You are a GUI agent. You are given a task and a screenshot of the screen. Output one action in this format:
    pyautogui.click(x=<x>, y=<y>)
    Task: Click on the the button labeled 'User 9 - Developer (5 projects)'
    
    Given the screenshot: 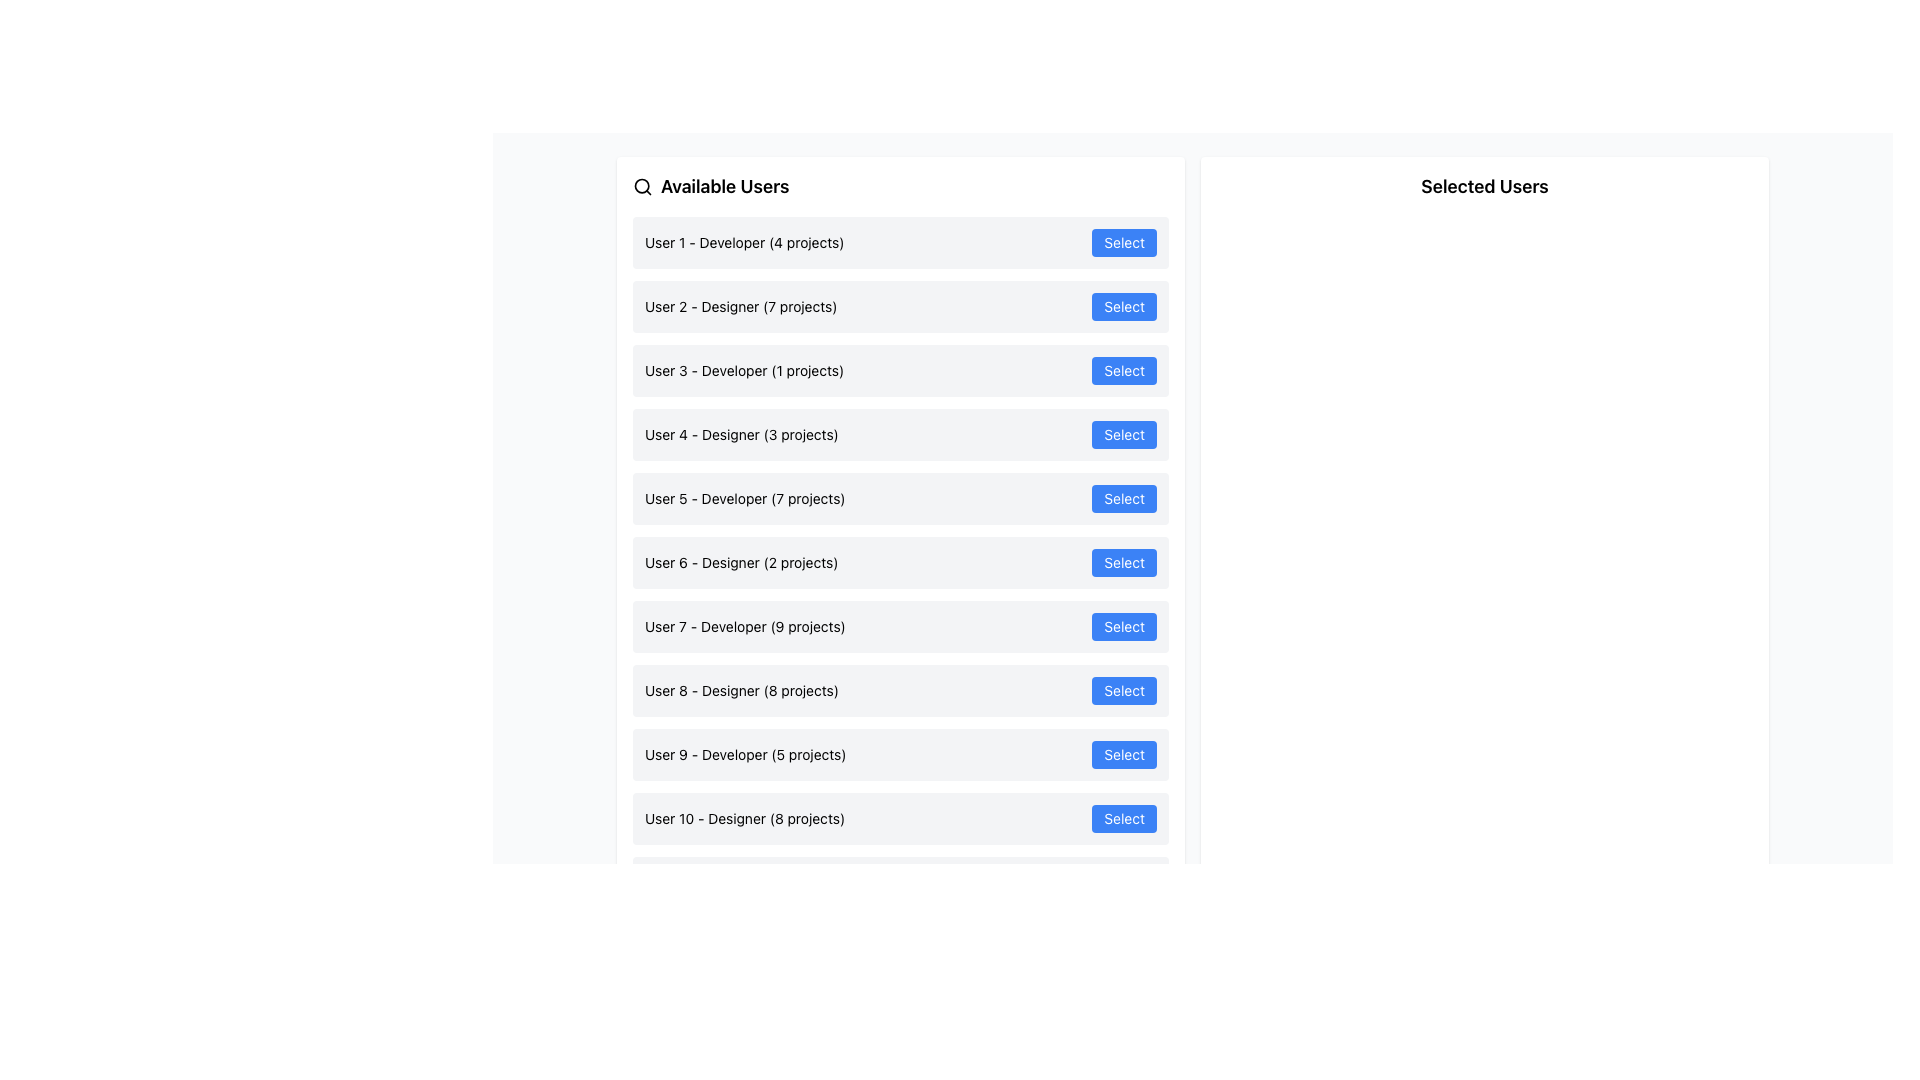 What is the action you would take?
    pyautogui.click(x=1124, y=755)
    